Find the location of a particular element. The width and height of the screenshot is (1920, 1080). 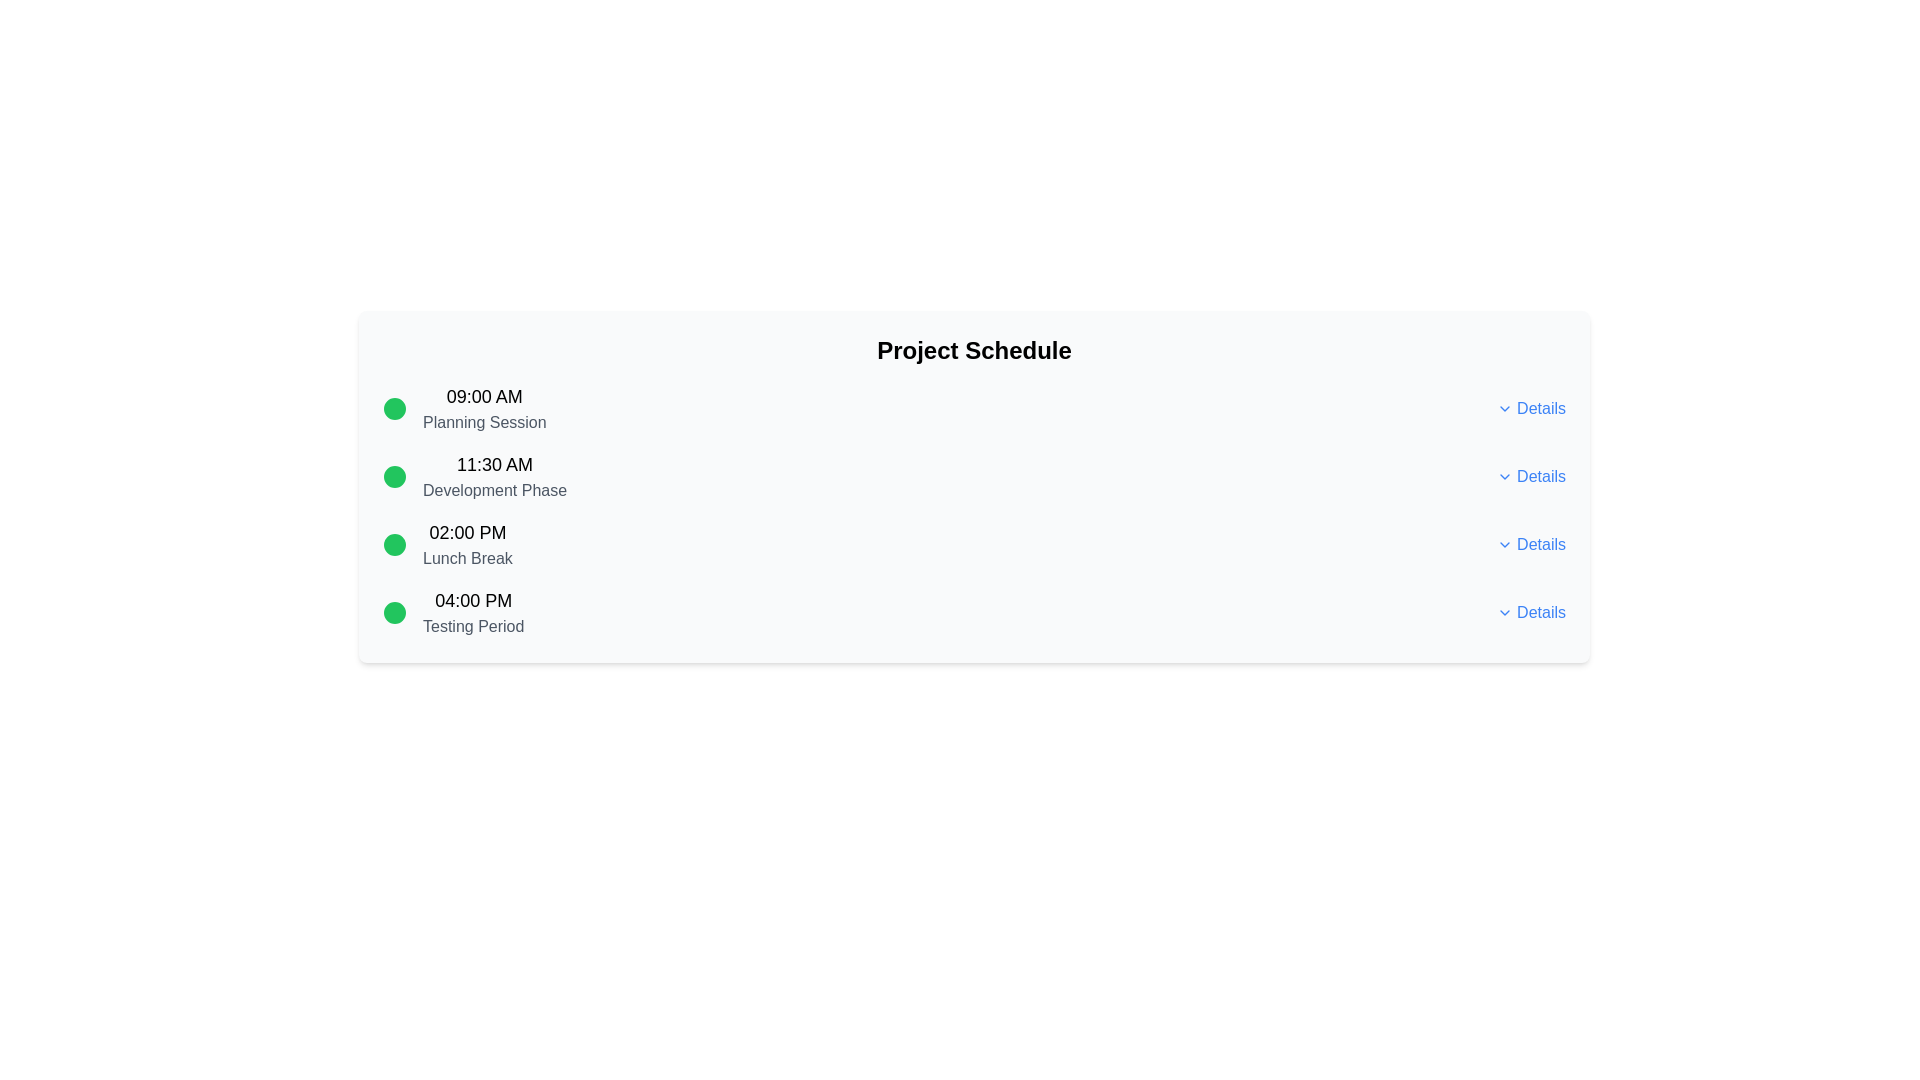

the text displaying '04:00 PM' located in the fourth timeline item under the 'Project Schedule' section, positioned to the left of 'Testing Period' and to the right of a green circular status indicator is located at coordinates (472, 600).